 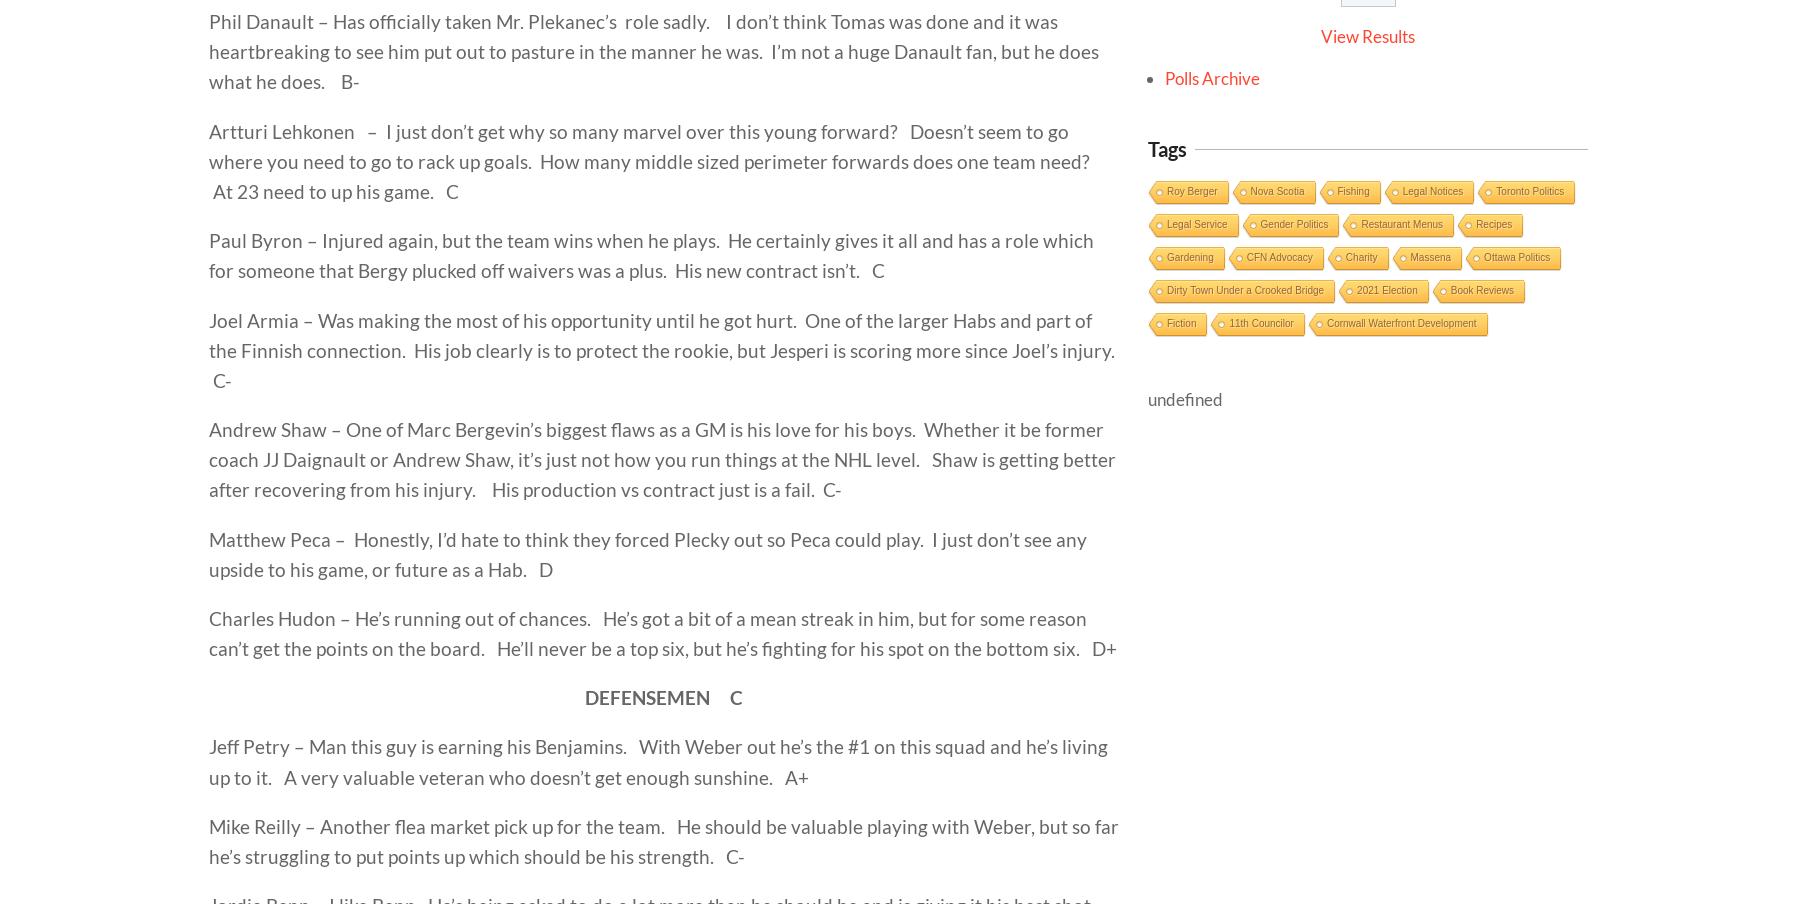 I want to click on 'Cornwall Waterfront Development', so click(x=1399, y=323).